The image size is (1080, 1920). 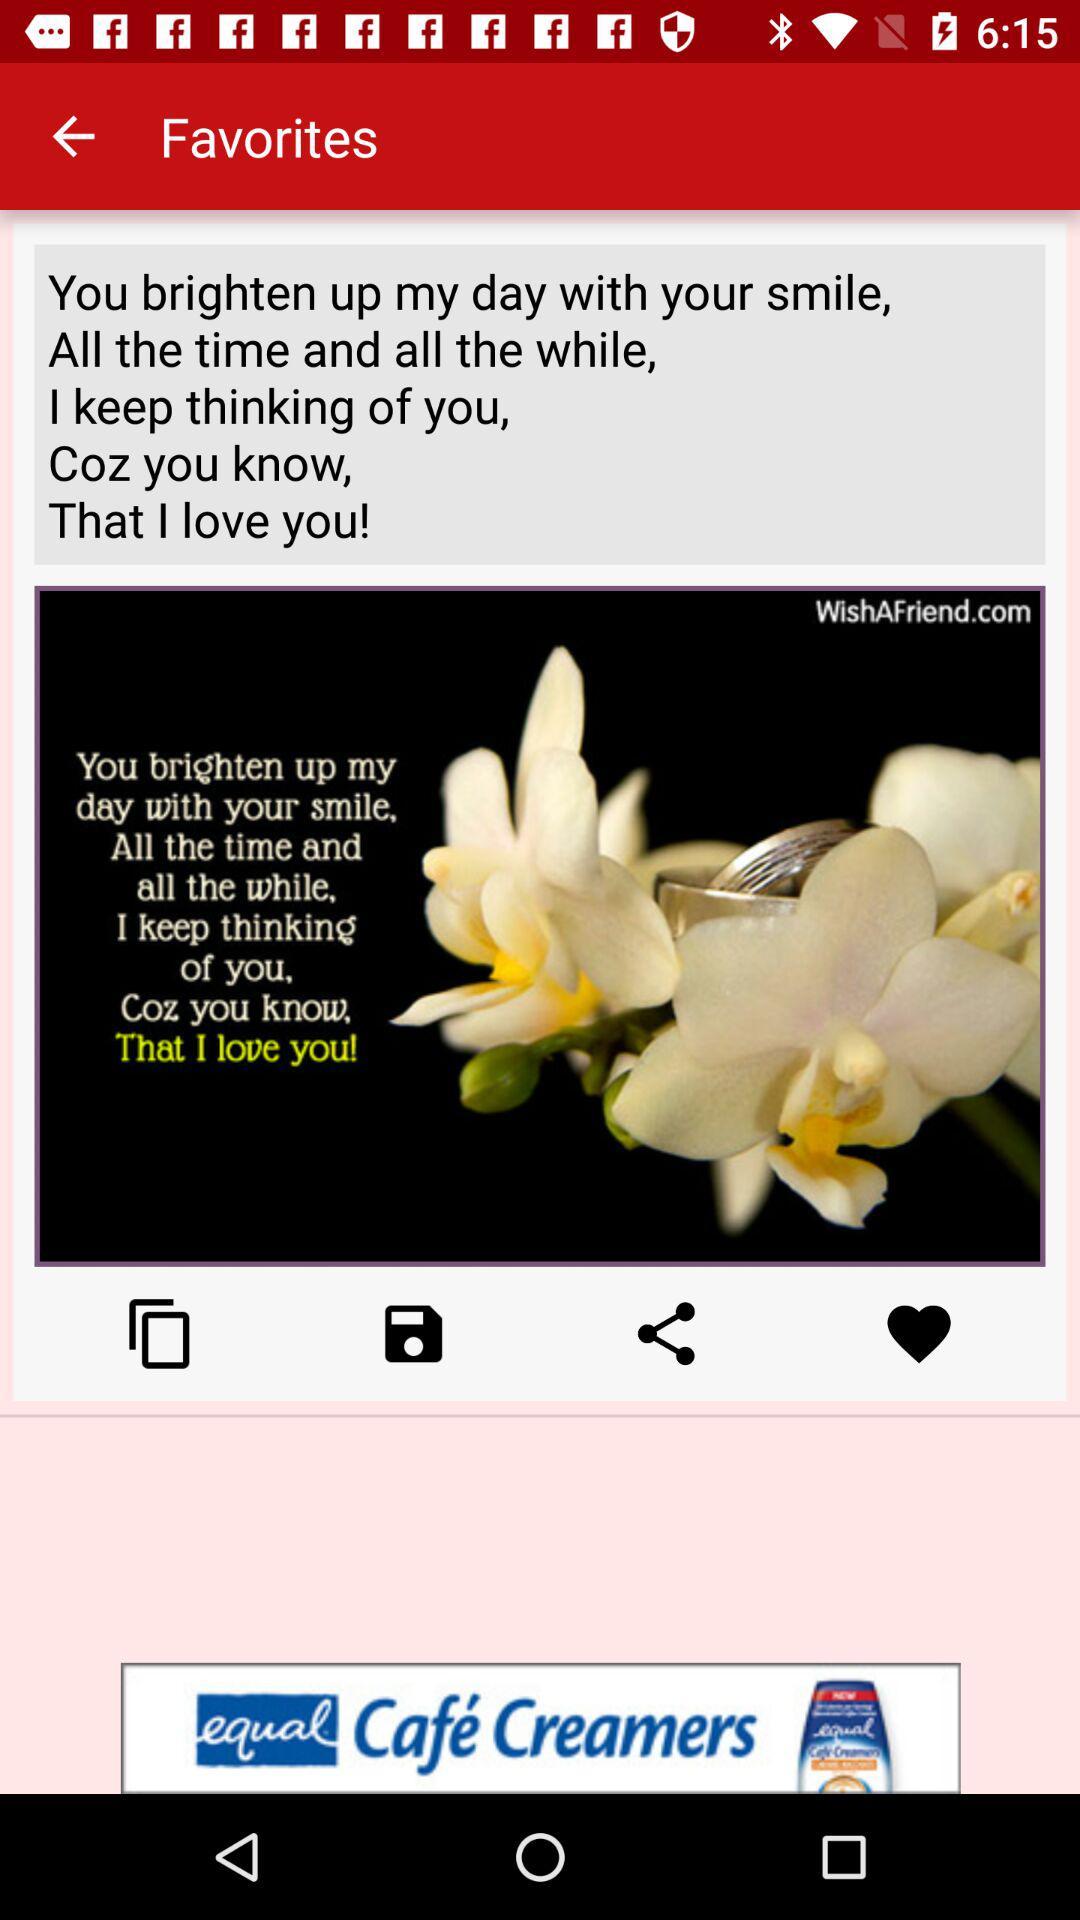 What do you see at coordinates (919, 1333) in the screenshot?
I see `like option` at bounding box center [919, 1333].